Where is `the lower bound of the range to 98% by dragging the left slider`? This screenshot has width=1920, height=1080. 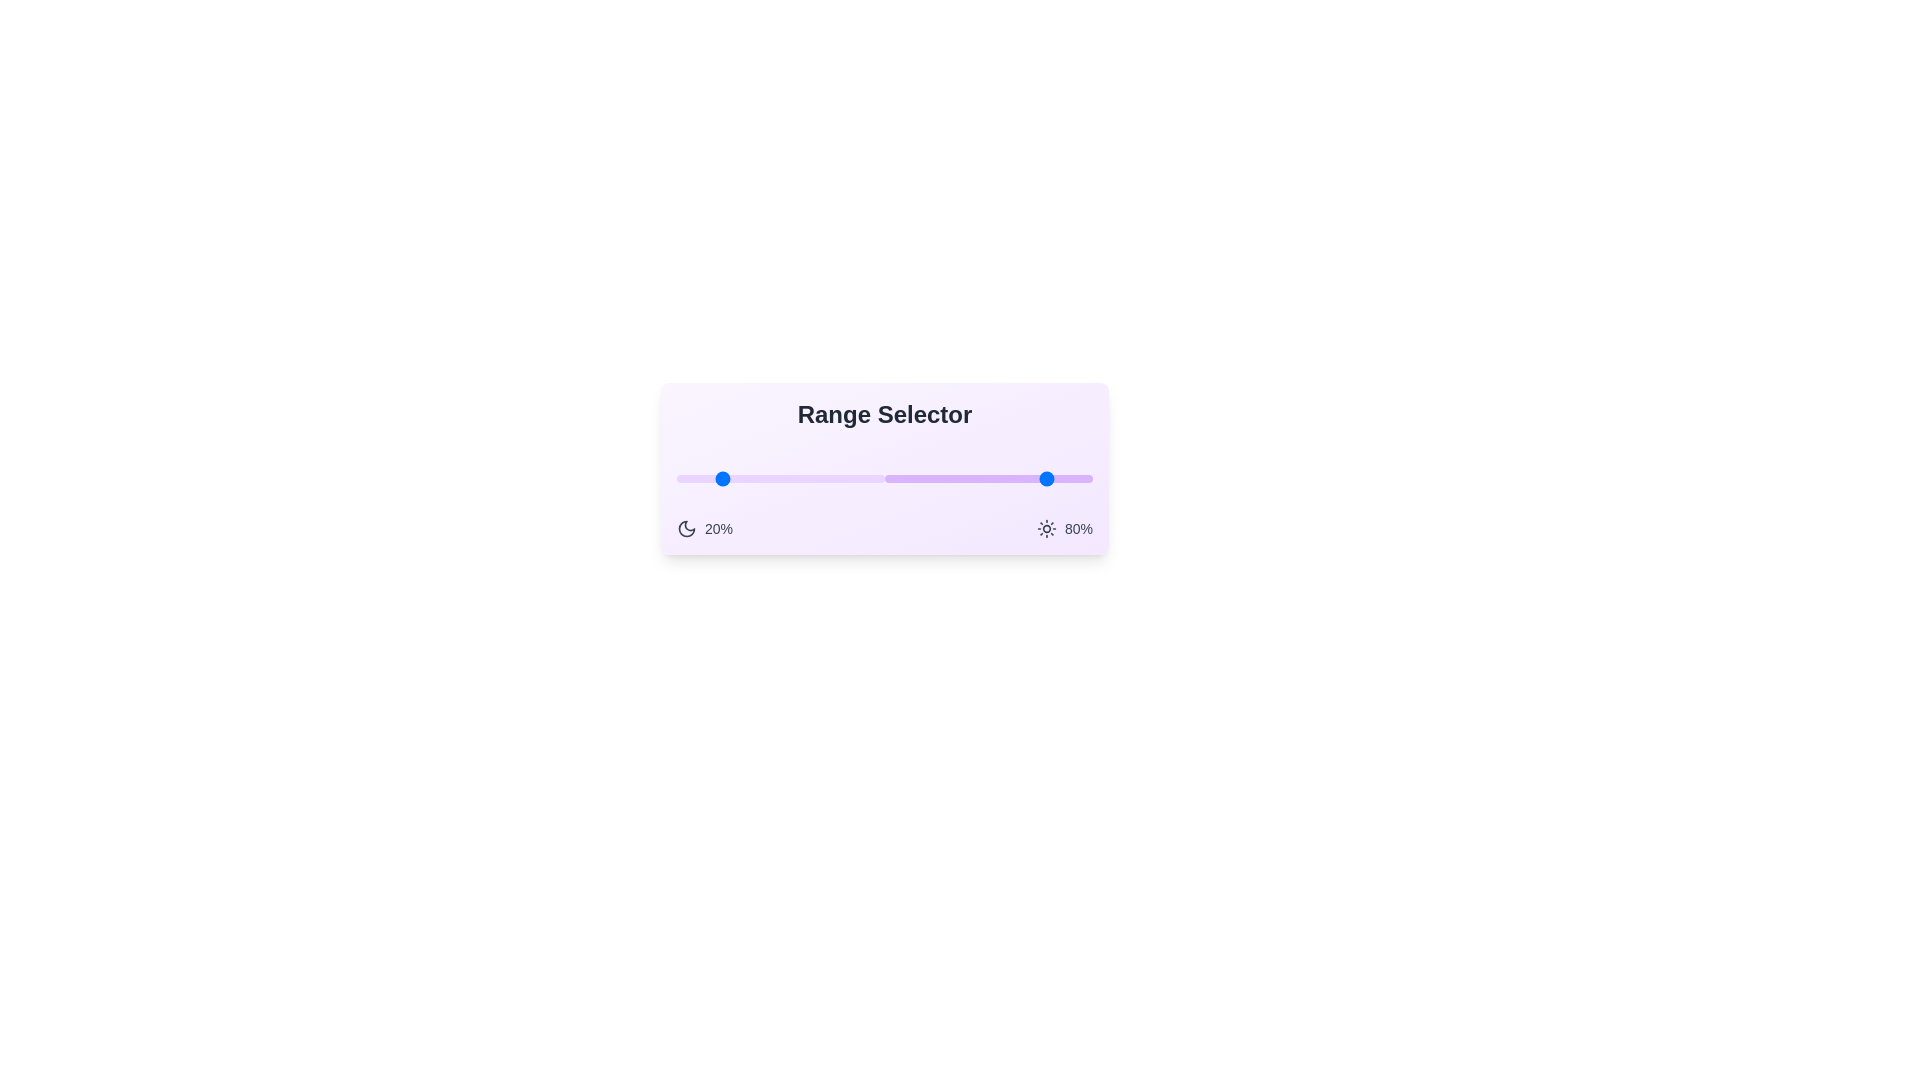
the lower bound of the range to 98% by dragging the left slider is located at coordinates (880, 478).